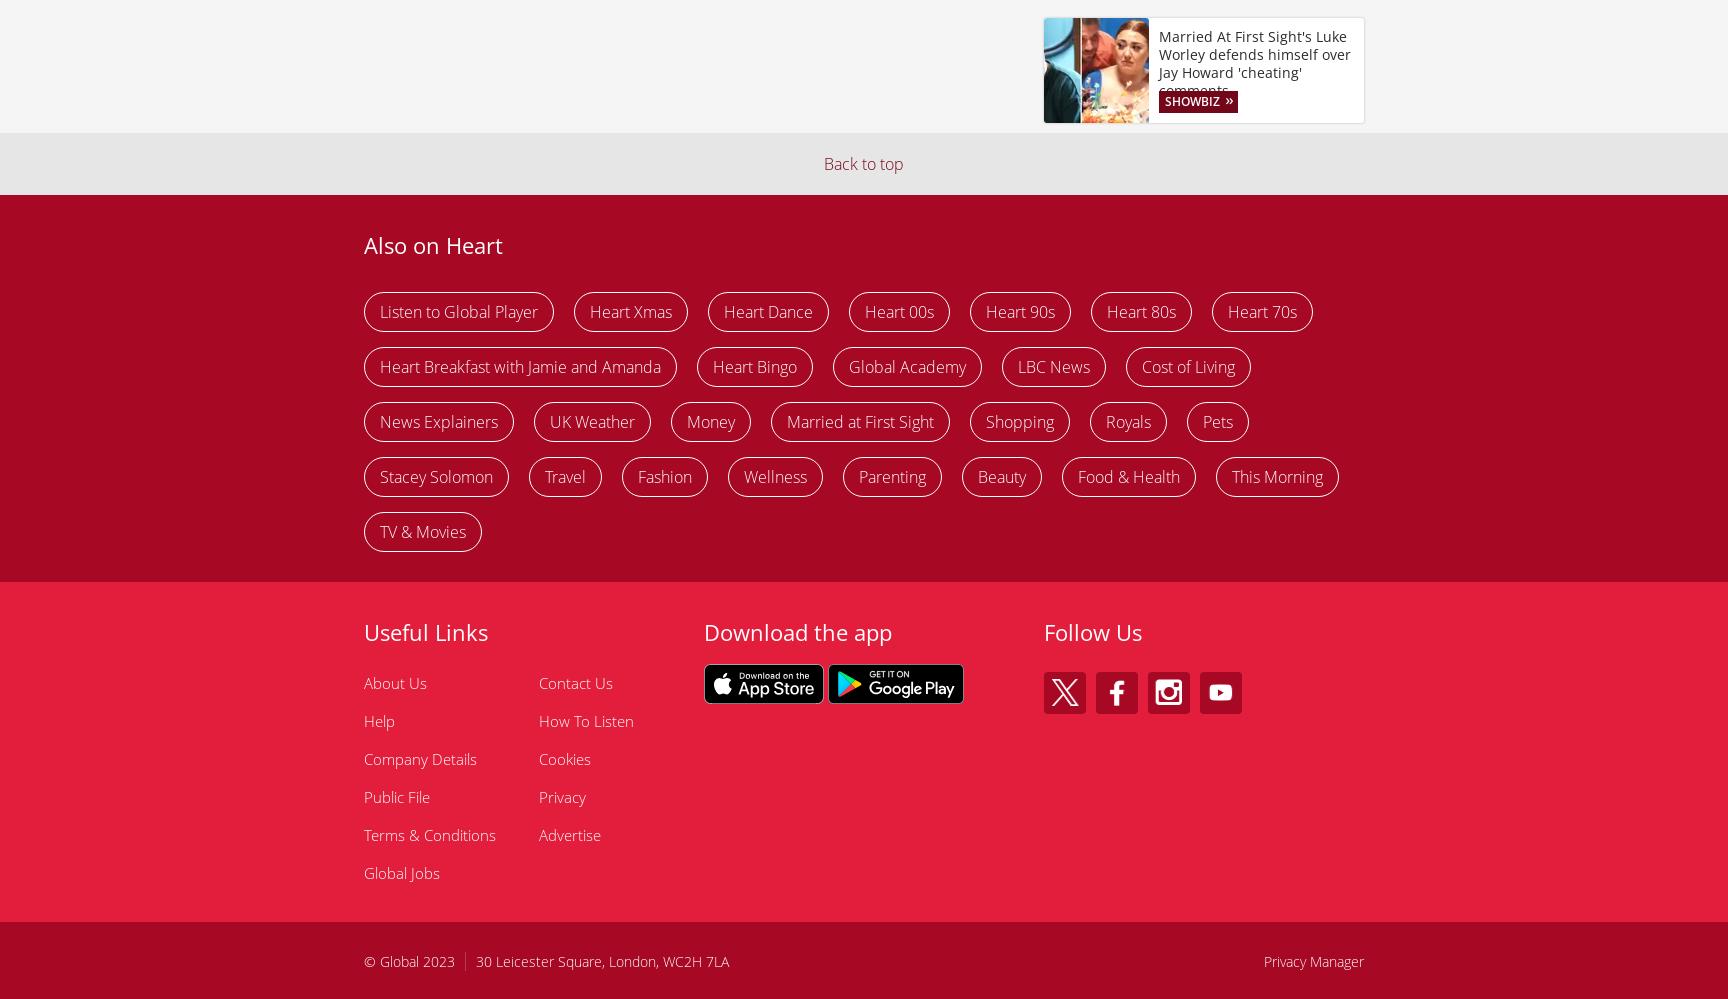  Describe the element at coordinates (419, 758) in the screenshot. I see `'Company Details'` at that location.